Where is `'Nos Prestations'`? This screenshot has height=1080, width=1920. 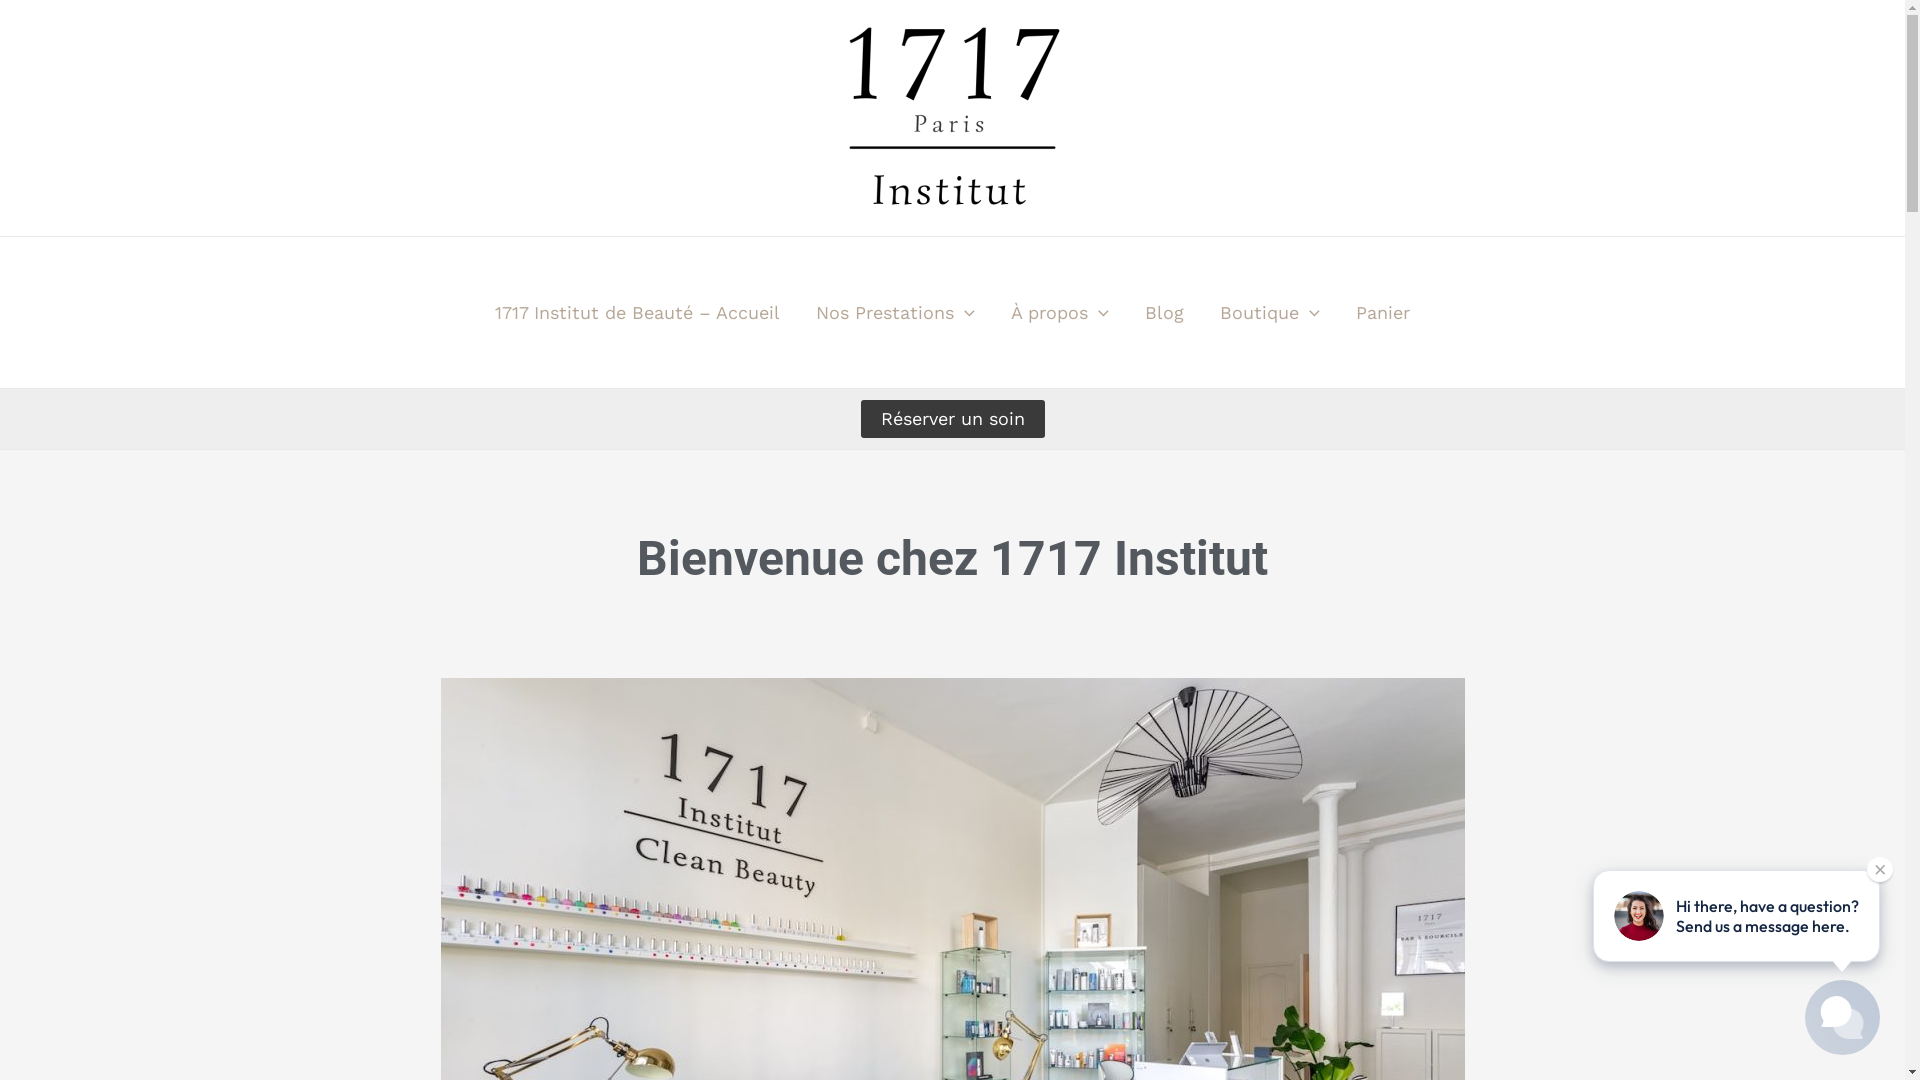
'Nos Prestations' is located at coordinates (894, 312).